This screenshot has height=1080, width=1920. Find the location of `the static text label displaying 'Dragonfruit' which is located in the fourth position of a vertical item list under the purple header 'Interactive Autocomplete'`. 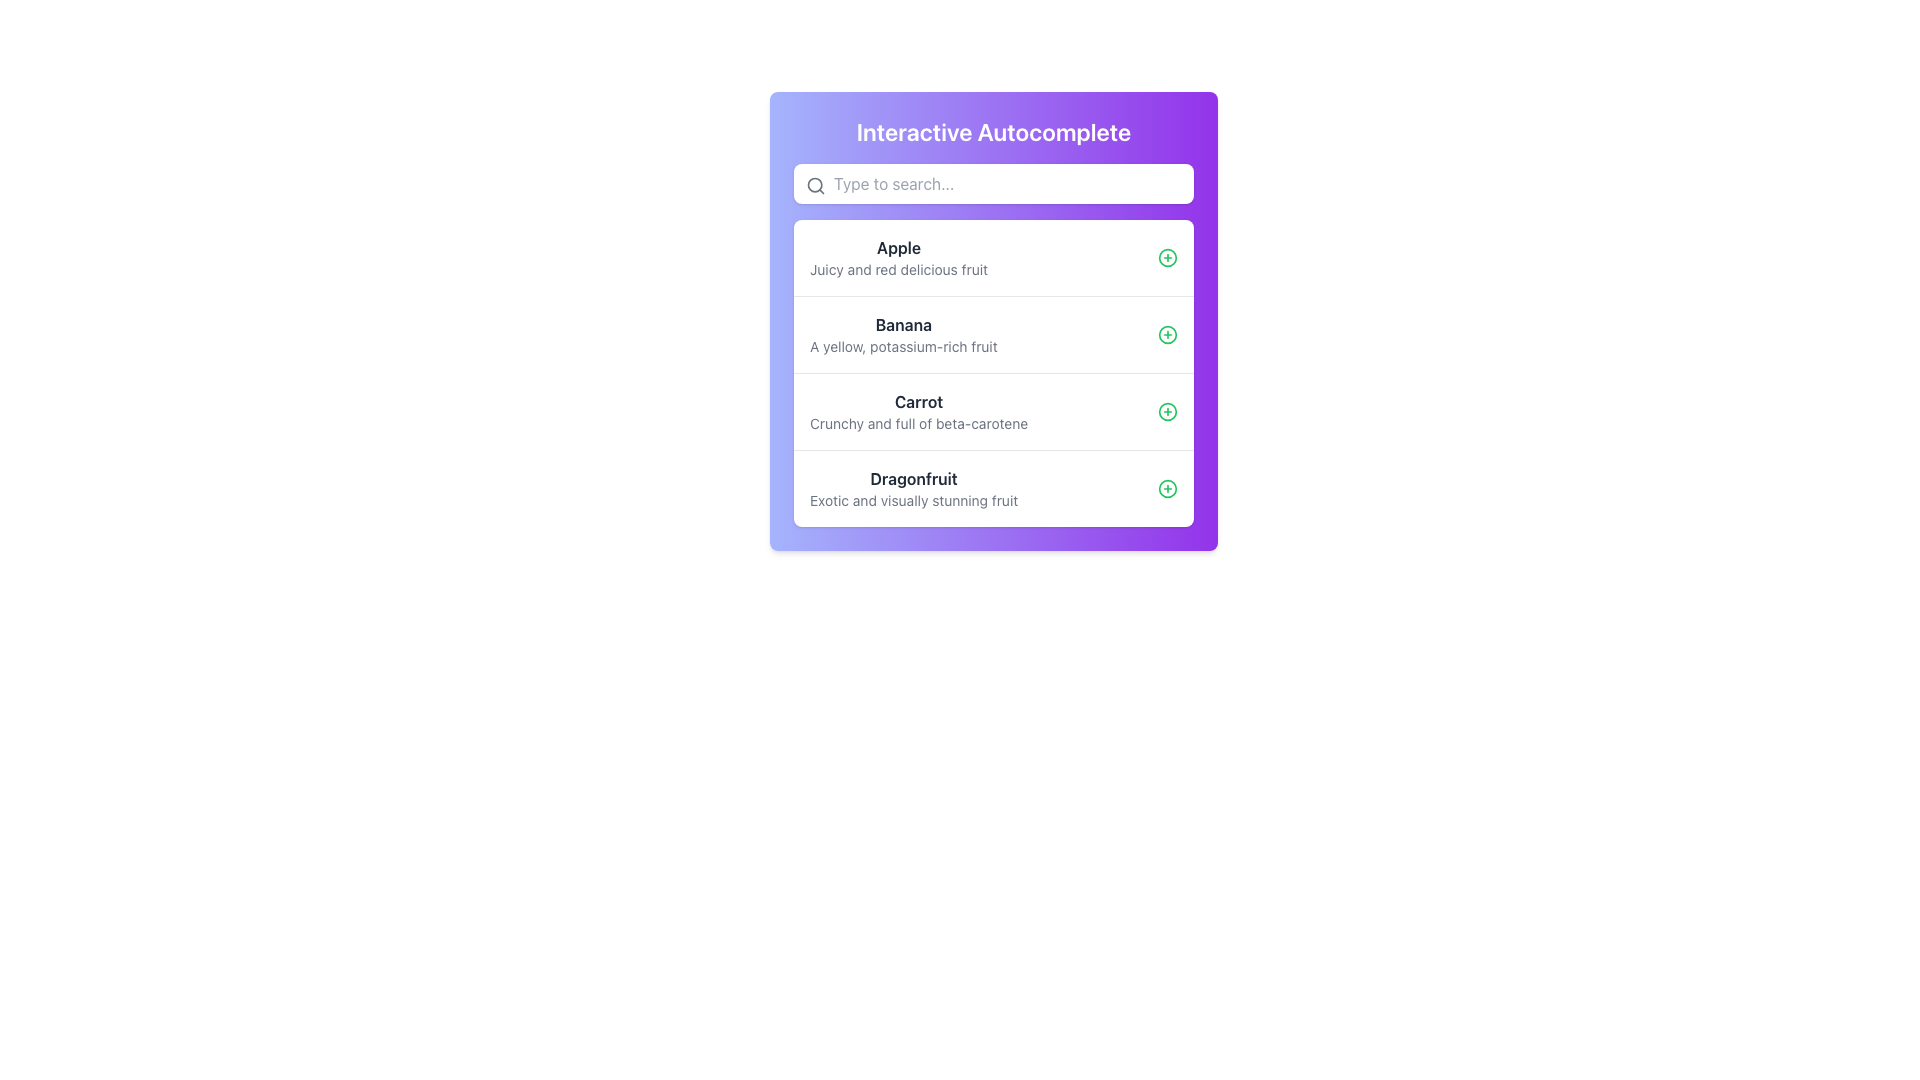

the static text label displaying 'Dragonfruit' which is located in the fourth position of a vertical item list under the purple header 'Interactive Autocomplete' is located at coordinates (913, 478).